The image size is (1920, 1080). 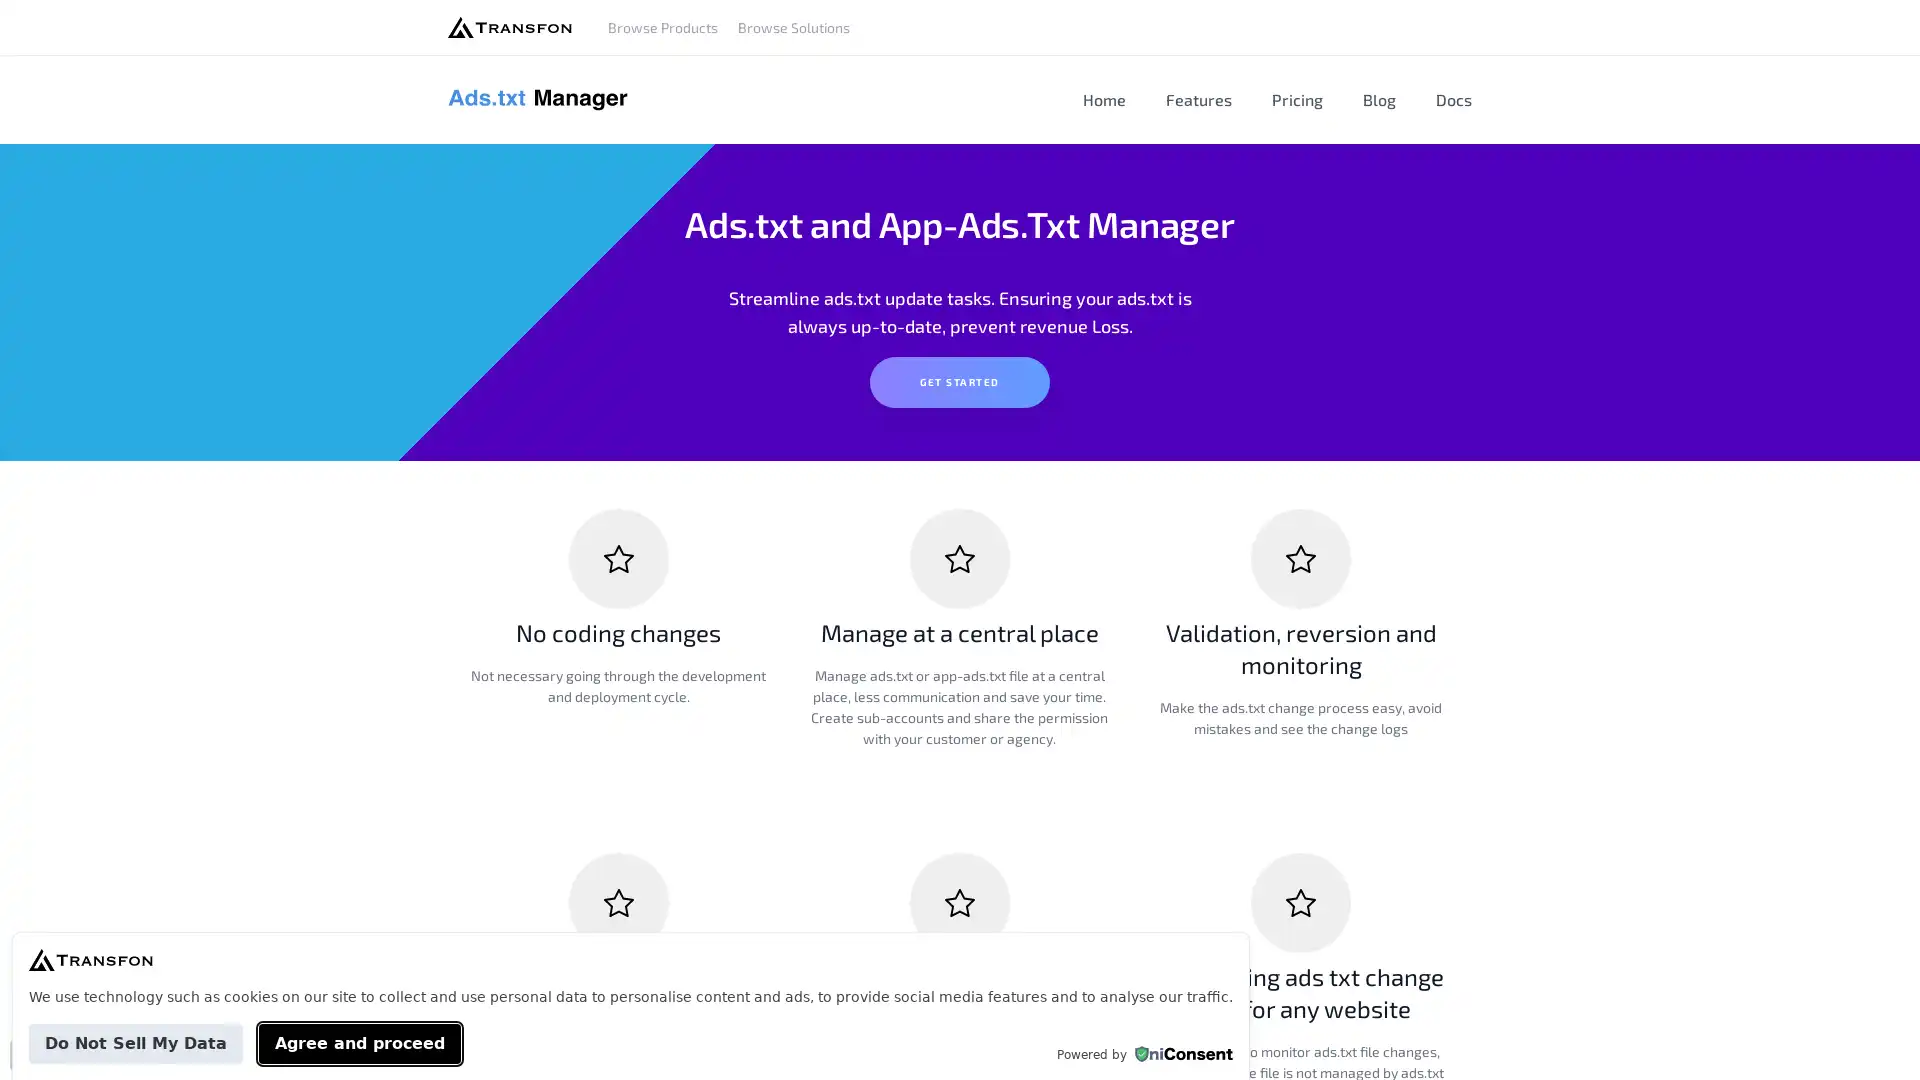 I want to click on Do Not Sell My Data, so click(x=134, y=1043).